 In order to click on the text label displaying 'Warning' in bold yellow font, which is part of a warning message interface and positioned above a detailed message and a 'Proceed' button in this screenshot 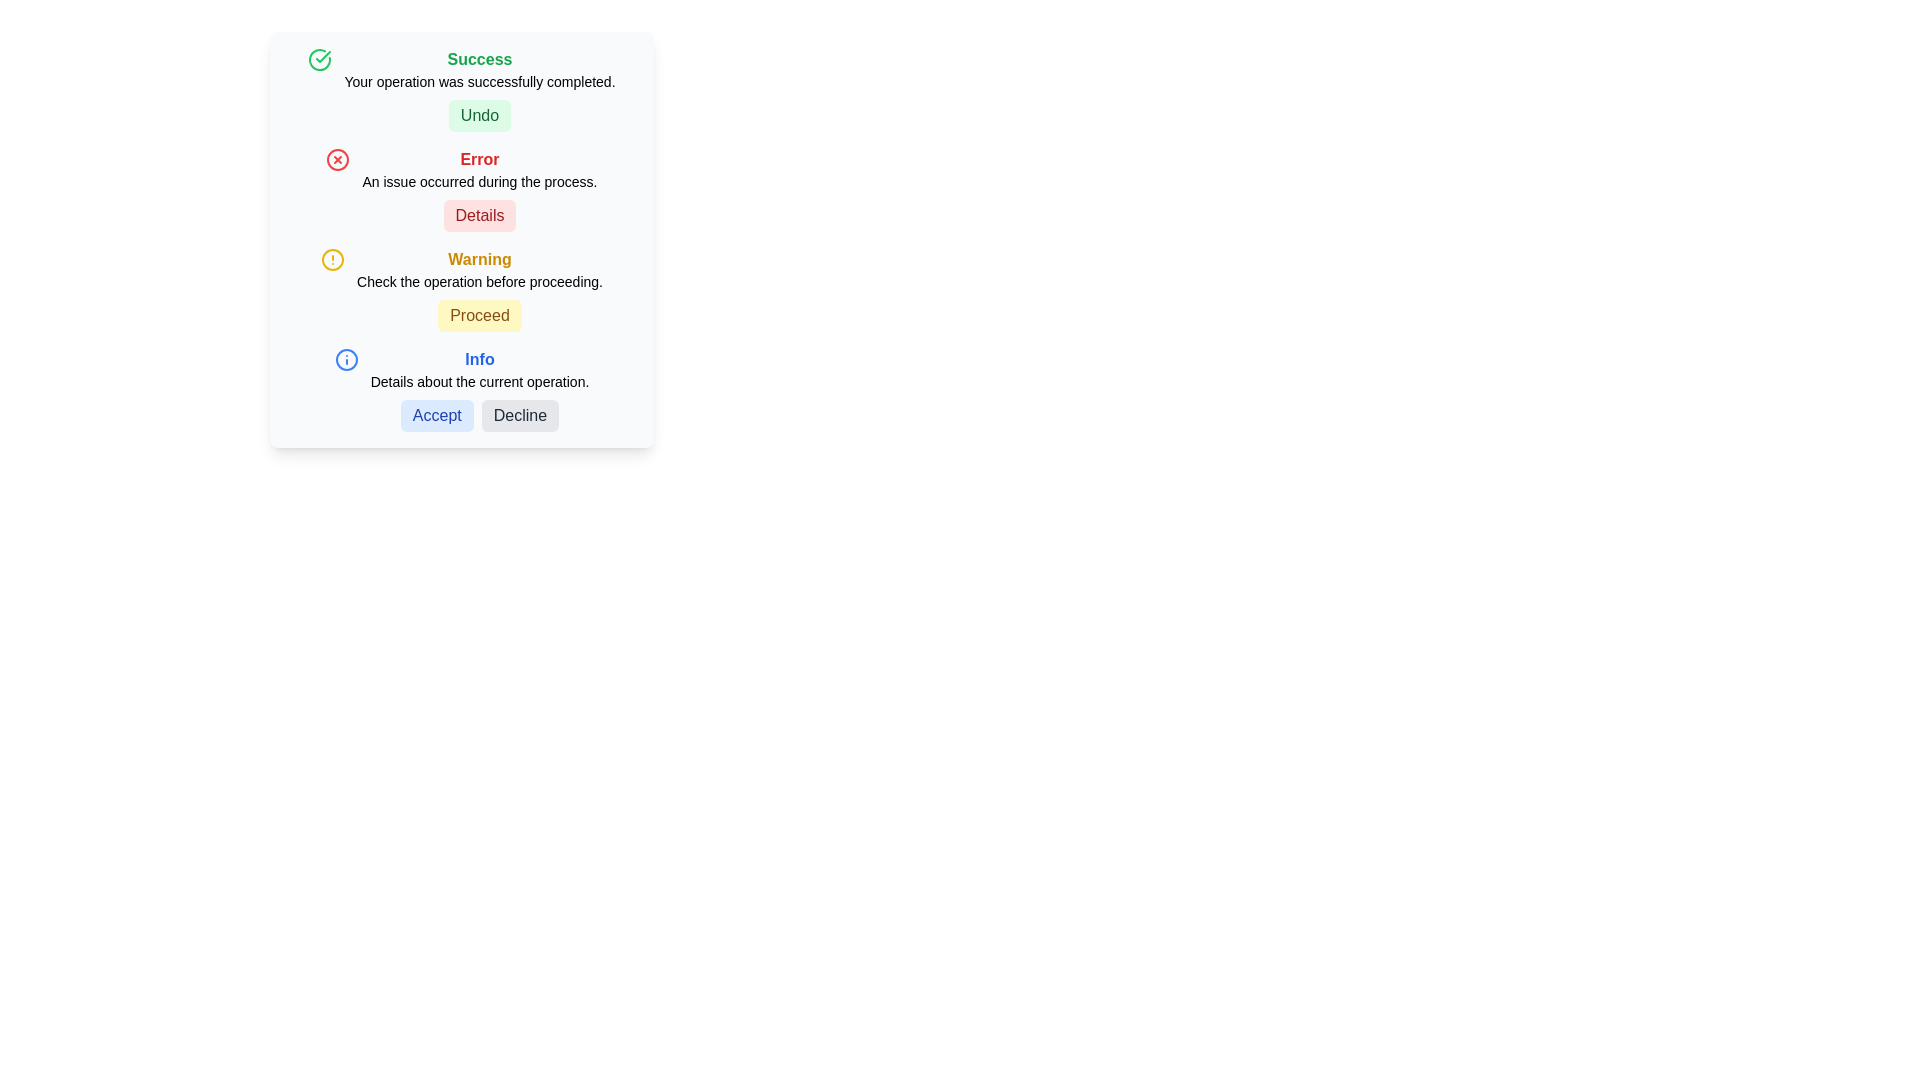, I will do `click(480, 258)`.